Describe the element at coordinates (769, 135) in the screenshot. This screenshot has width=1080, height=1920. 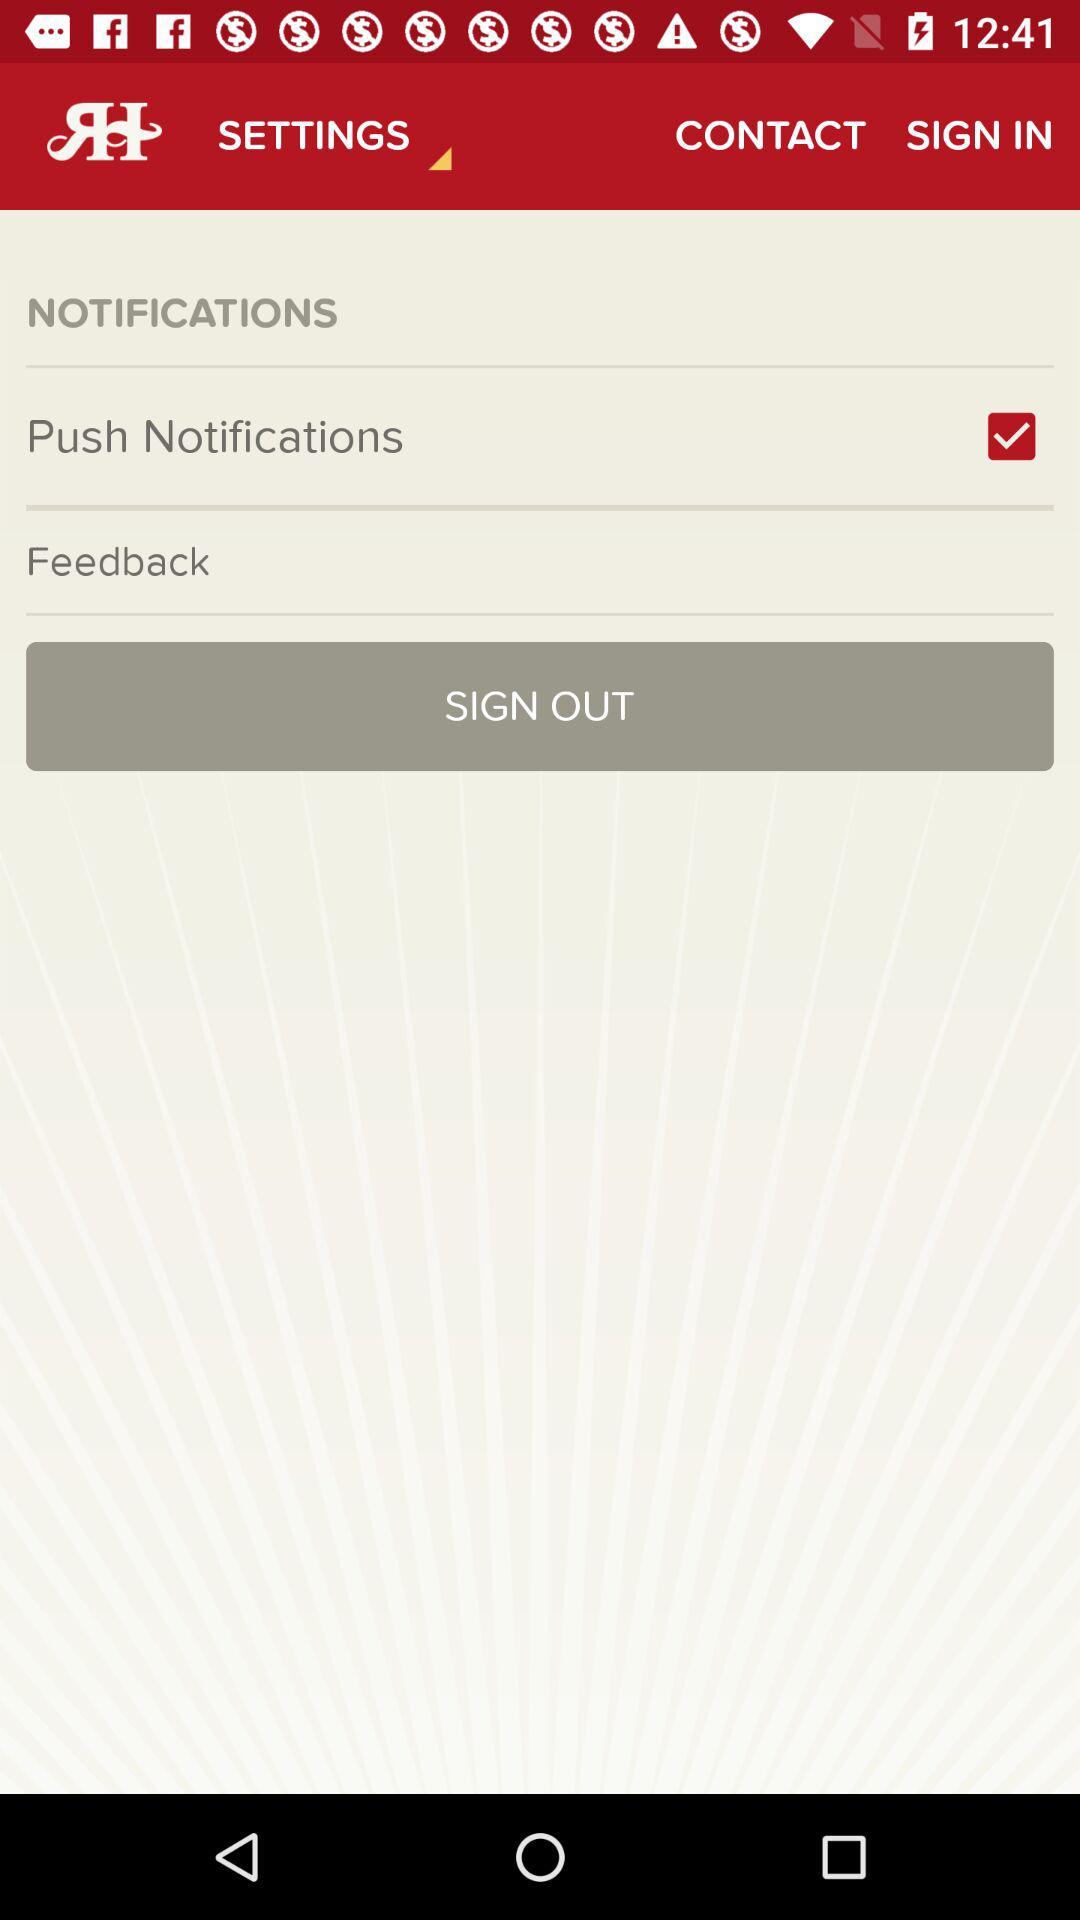
I see `contact icon` at that location.